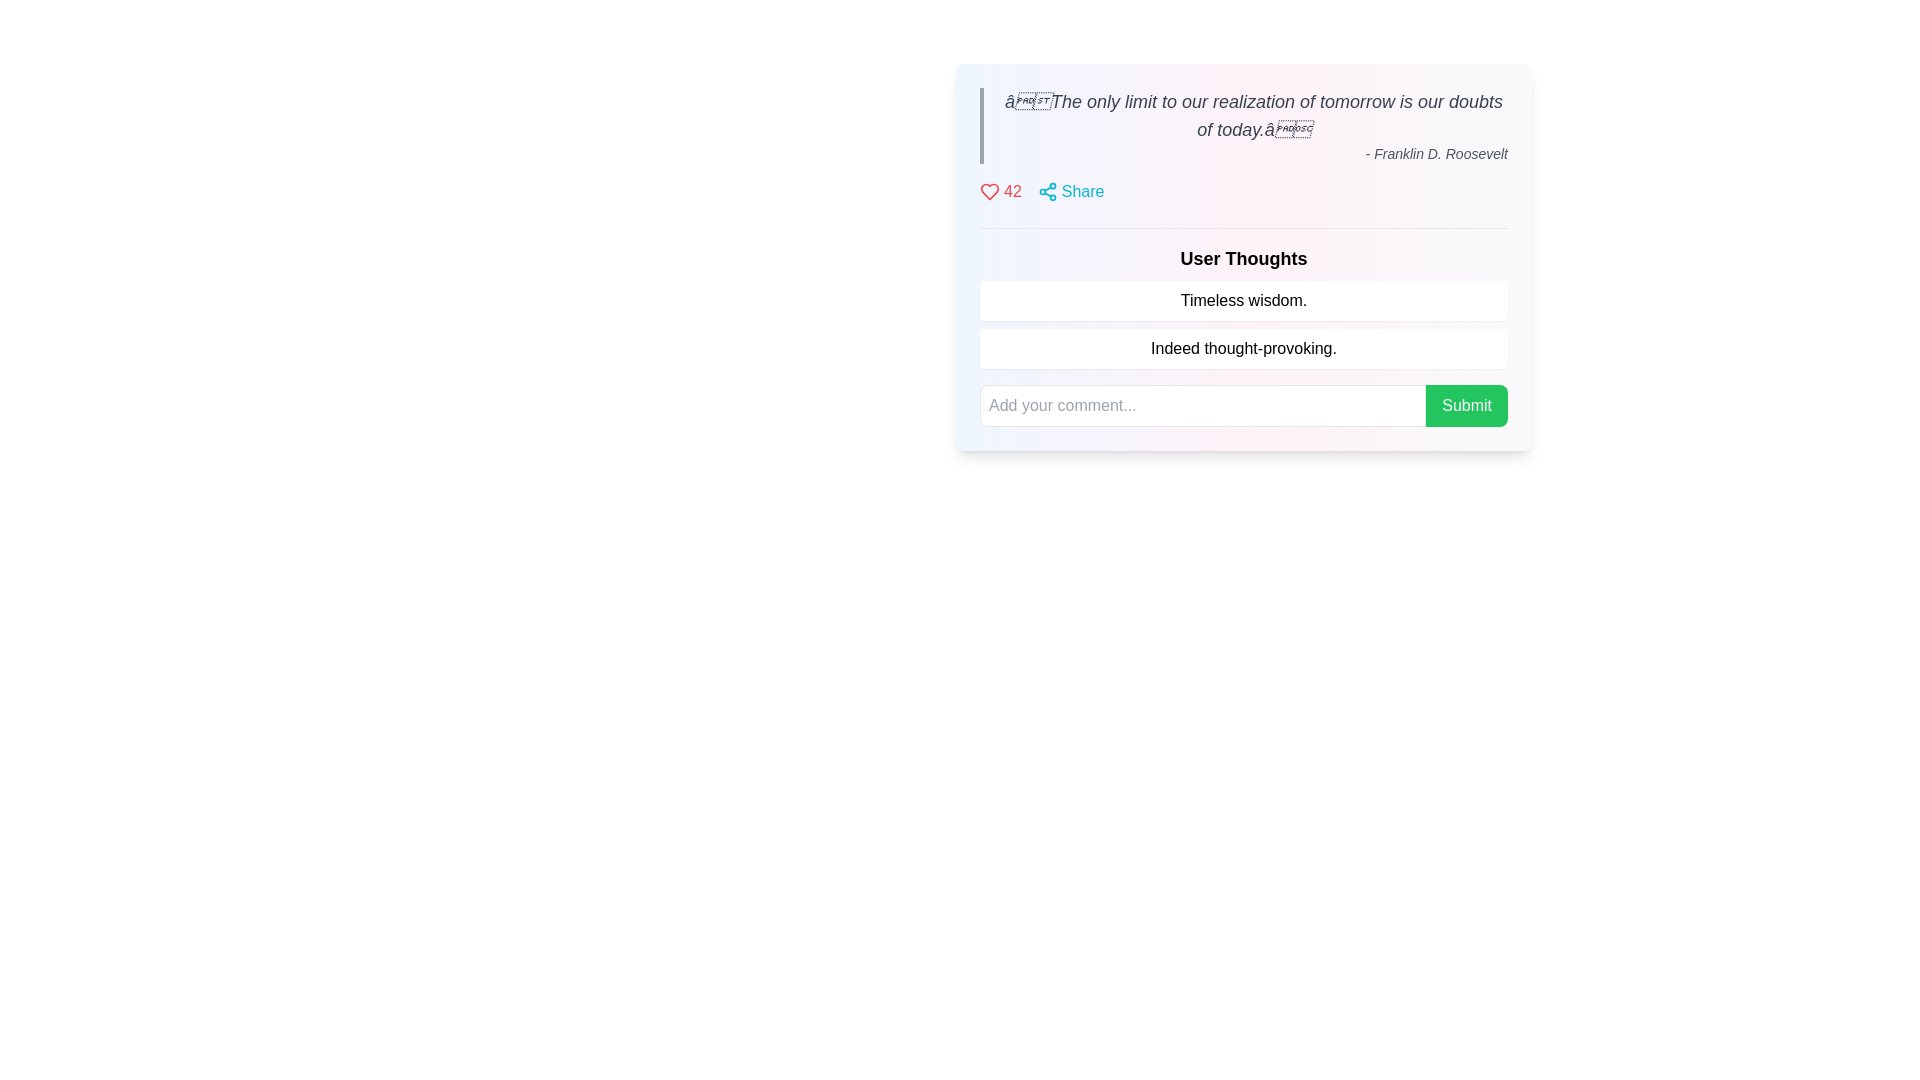  I want to click on displayed number from the text label located to the right of the red heart icon in the top portion of the UI, so click(1012, 192).